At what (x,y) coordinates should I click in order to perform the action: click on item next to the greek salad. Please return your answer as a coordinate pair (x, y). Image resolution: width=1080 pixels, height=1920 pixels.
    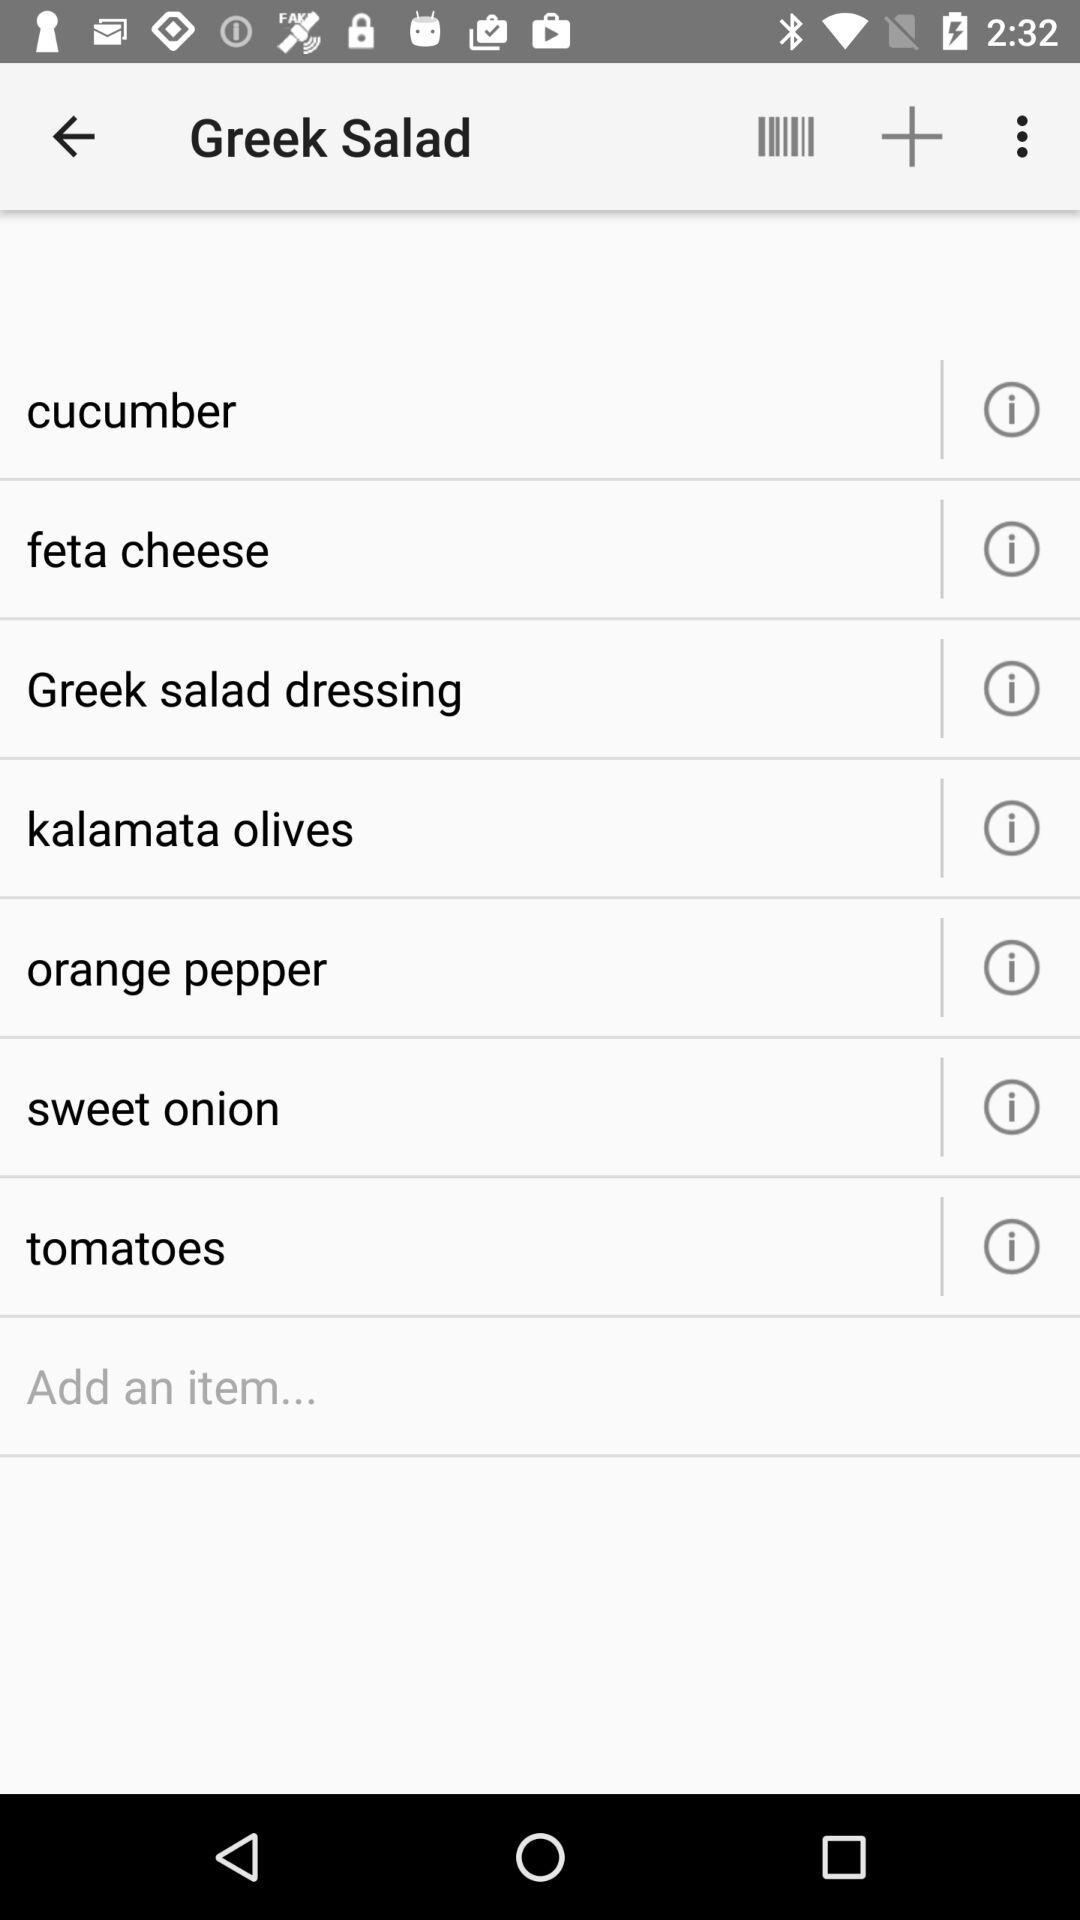
    Looking at the image, I should click on (72, 135).